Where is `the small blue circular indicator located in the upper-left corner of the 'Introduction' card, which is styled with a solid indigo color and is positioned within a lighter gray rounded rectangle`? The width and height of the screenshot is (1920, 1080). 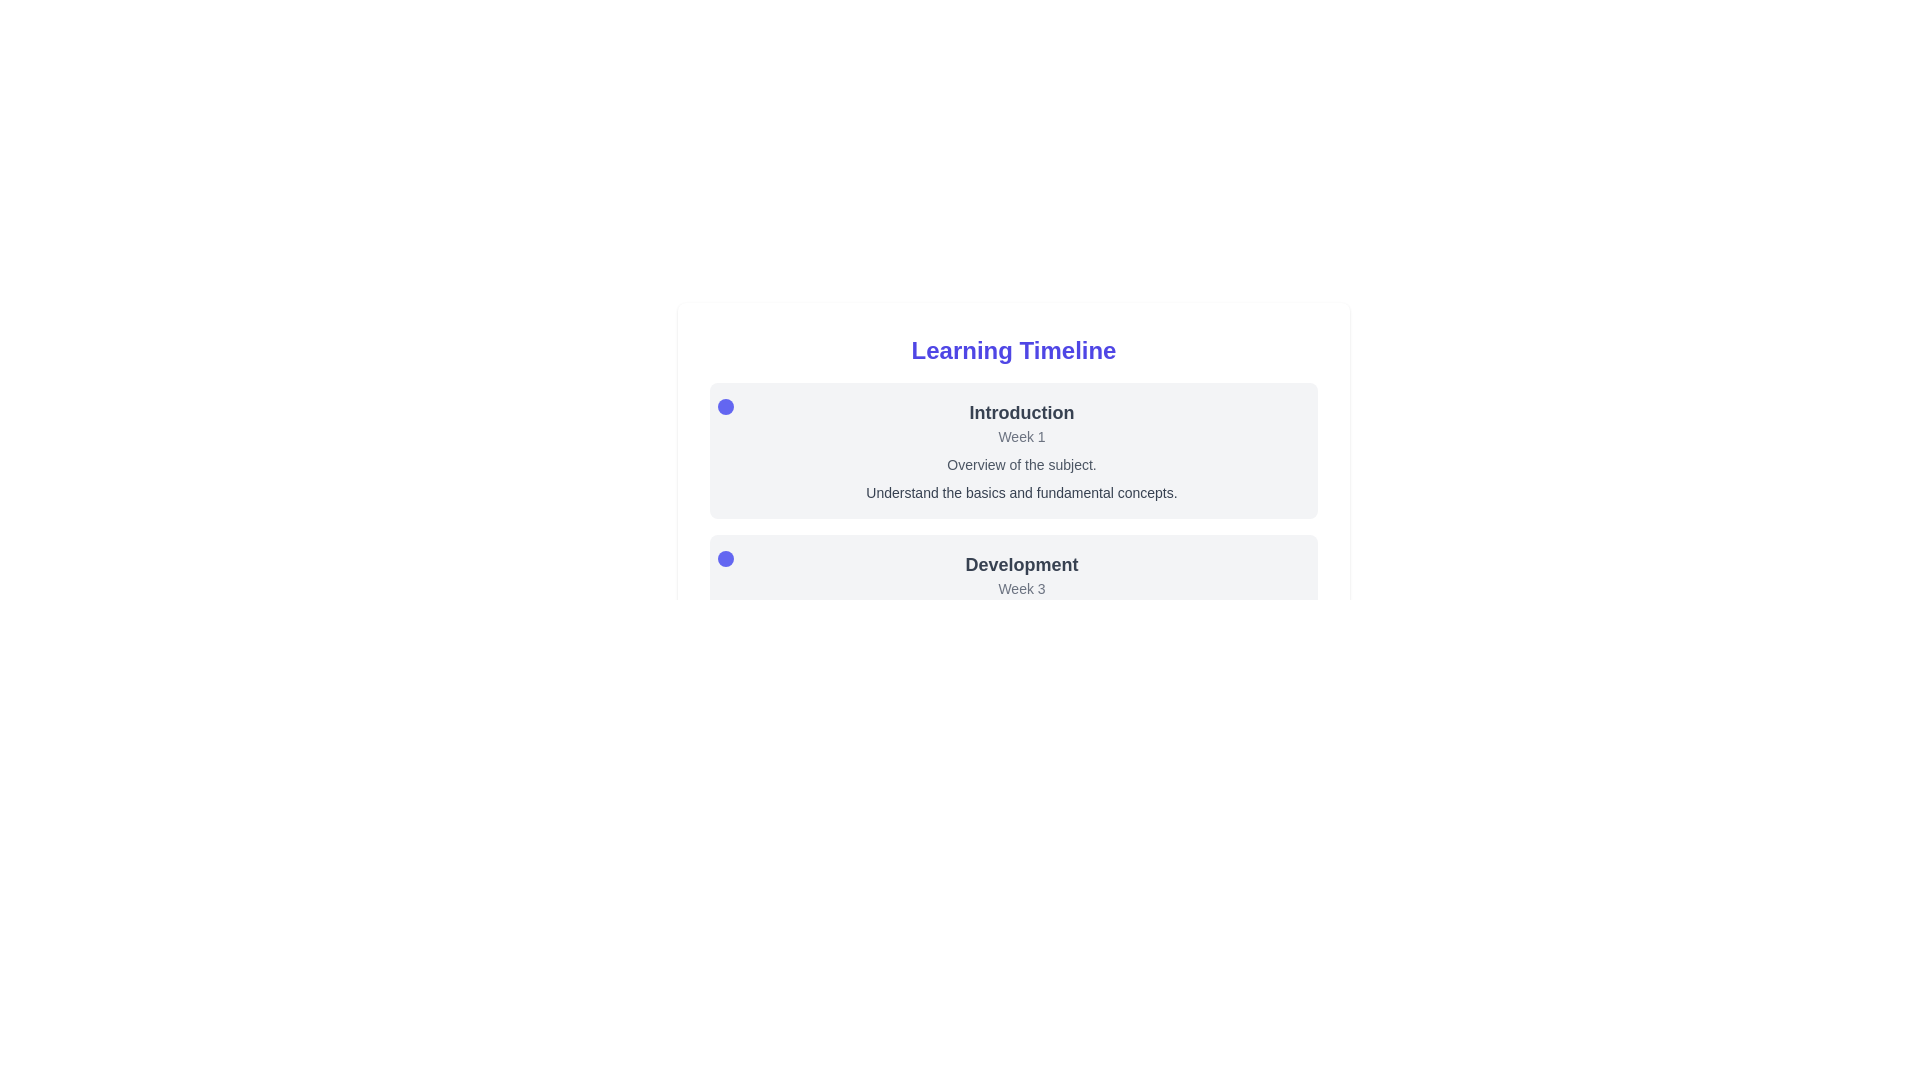
the small blue circular indicator located in the upper-left corner of the 'Introduction' card, which is styled with a solid indigo color and is positioned within a lighter gray rounded rectangle is located at coordinates (724, 406).